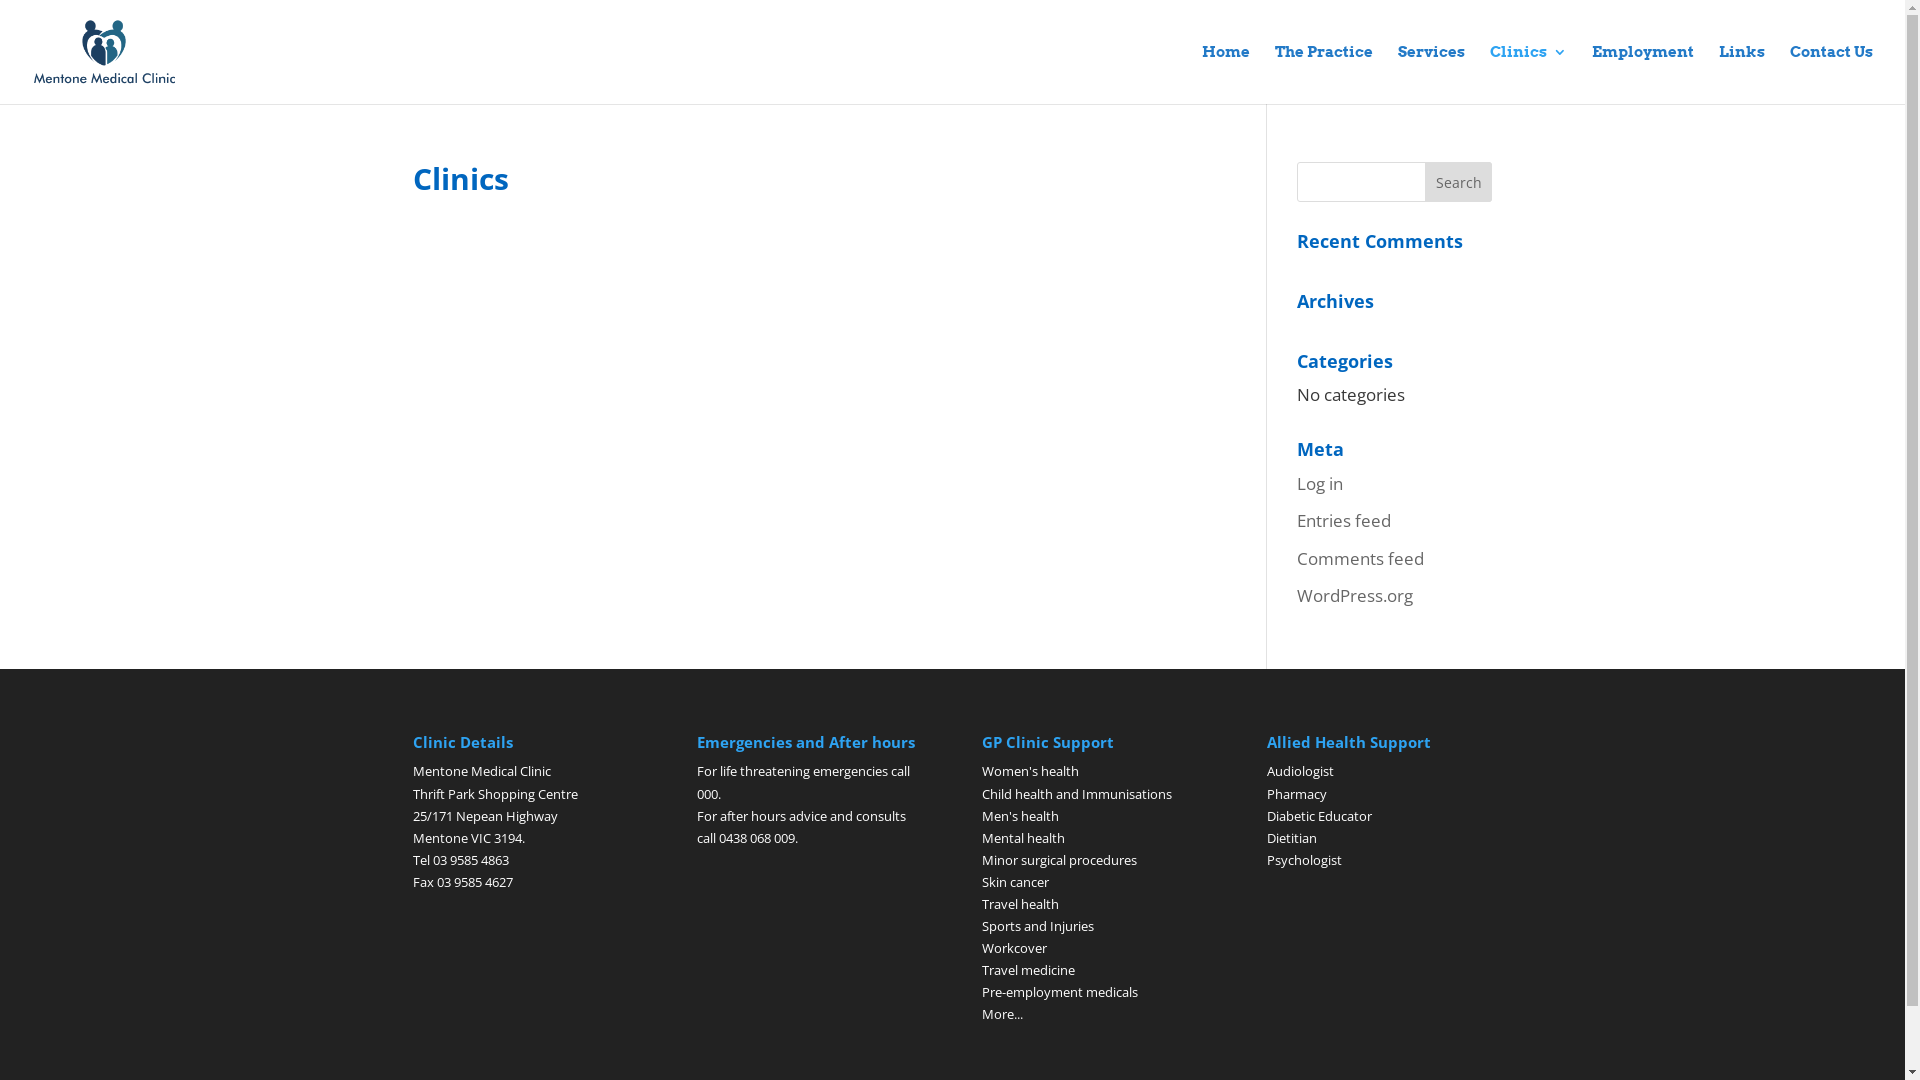  Describe the element at coordinates (1360, 558) in the screenshot. I see `'Comments feed'` at that location.